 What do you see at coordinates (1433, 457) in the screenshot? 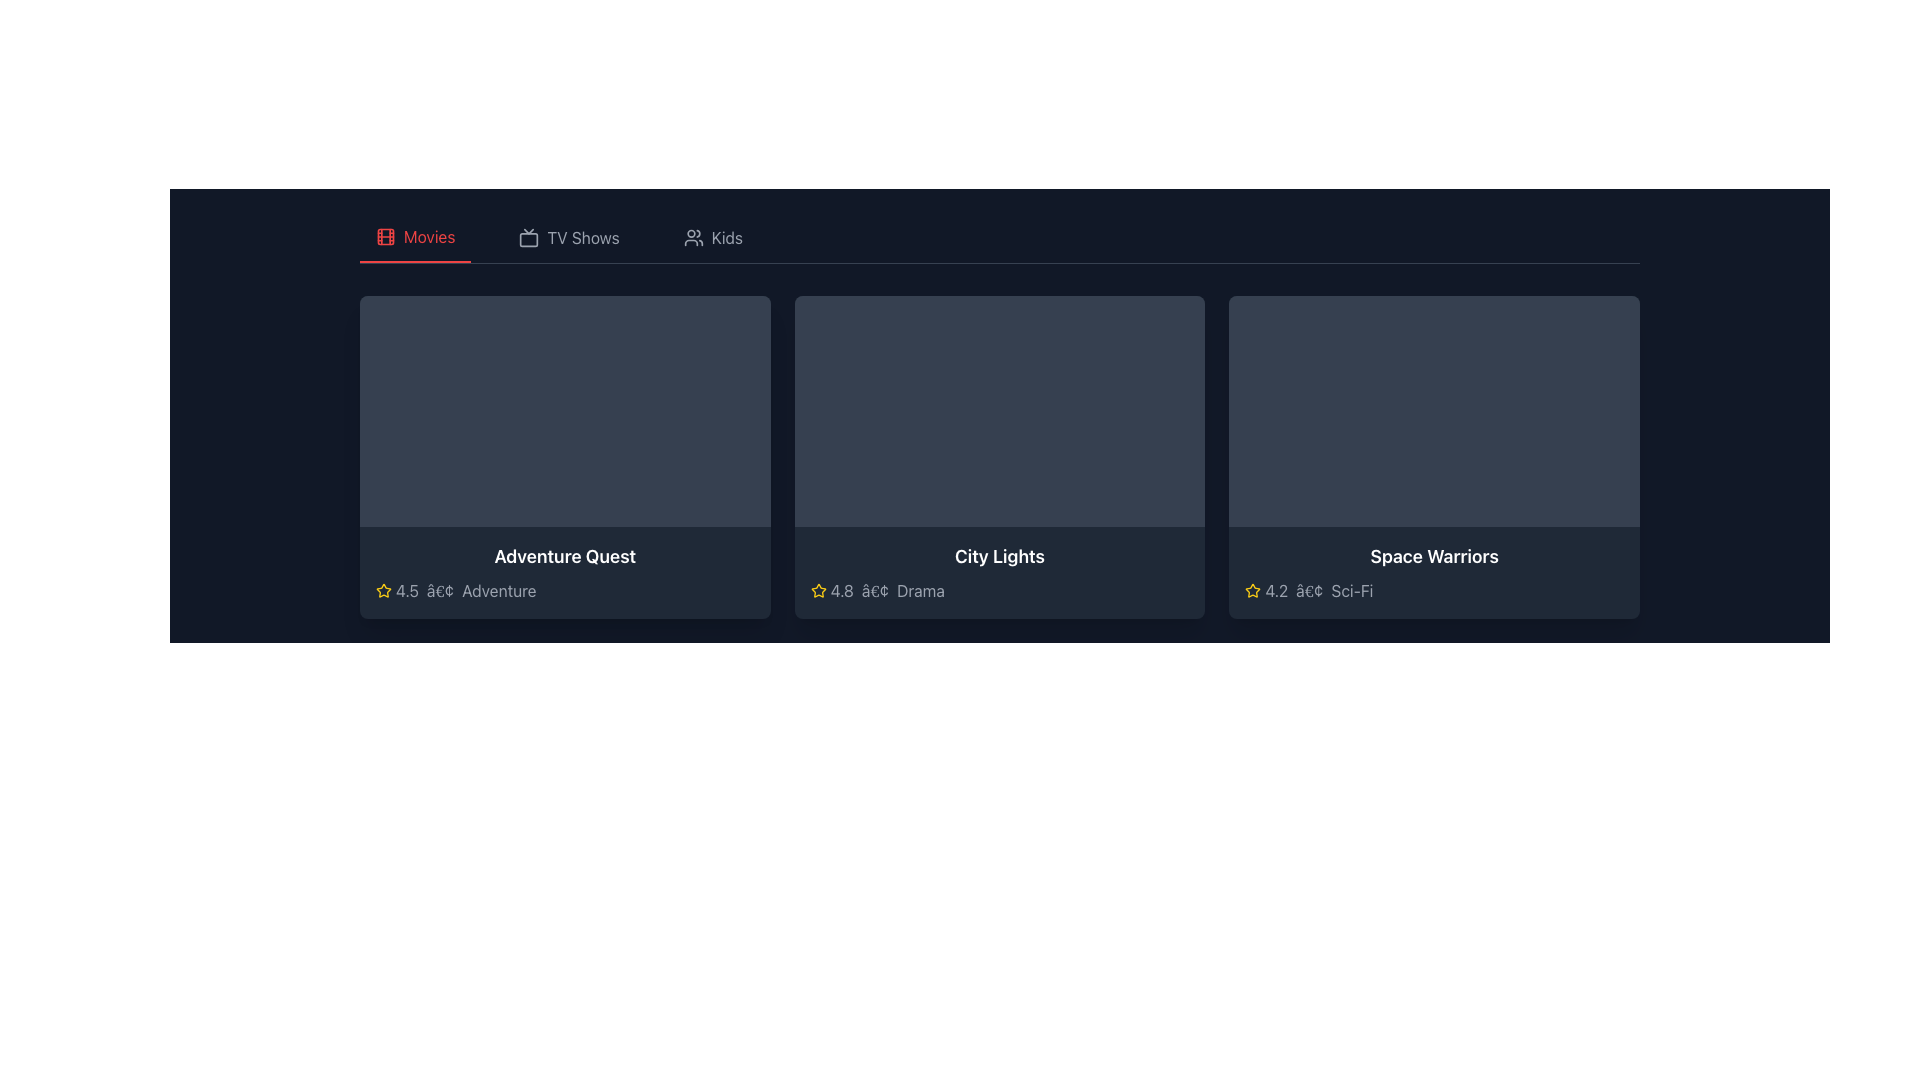
I see `the media card that provides information about a specific movie or show, located as the third card in a horizontal list` at bounding box center [1433, 457].